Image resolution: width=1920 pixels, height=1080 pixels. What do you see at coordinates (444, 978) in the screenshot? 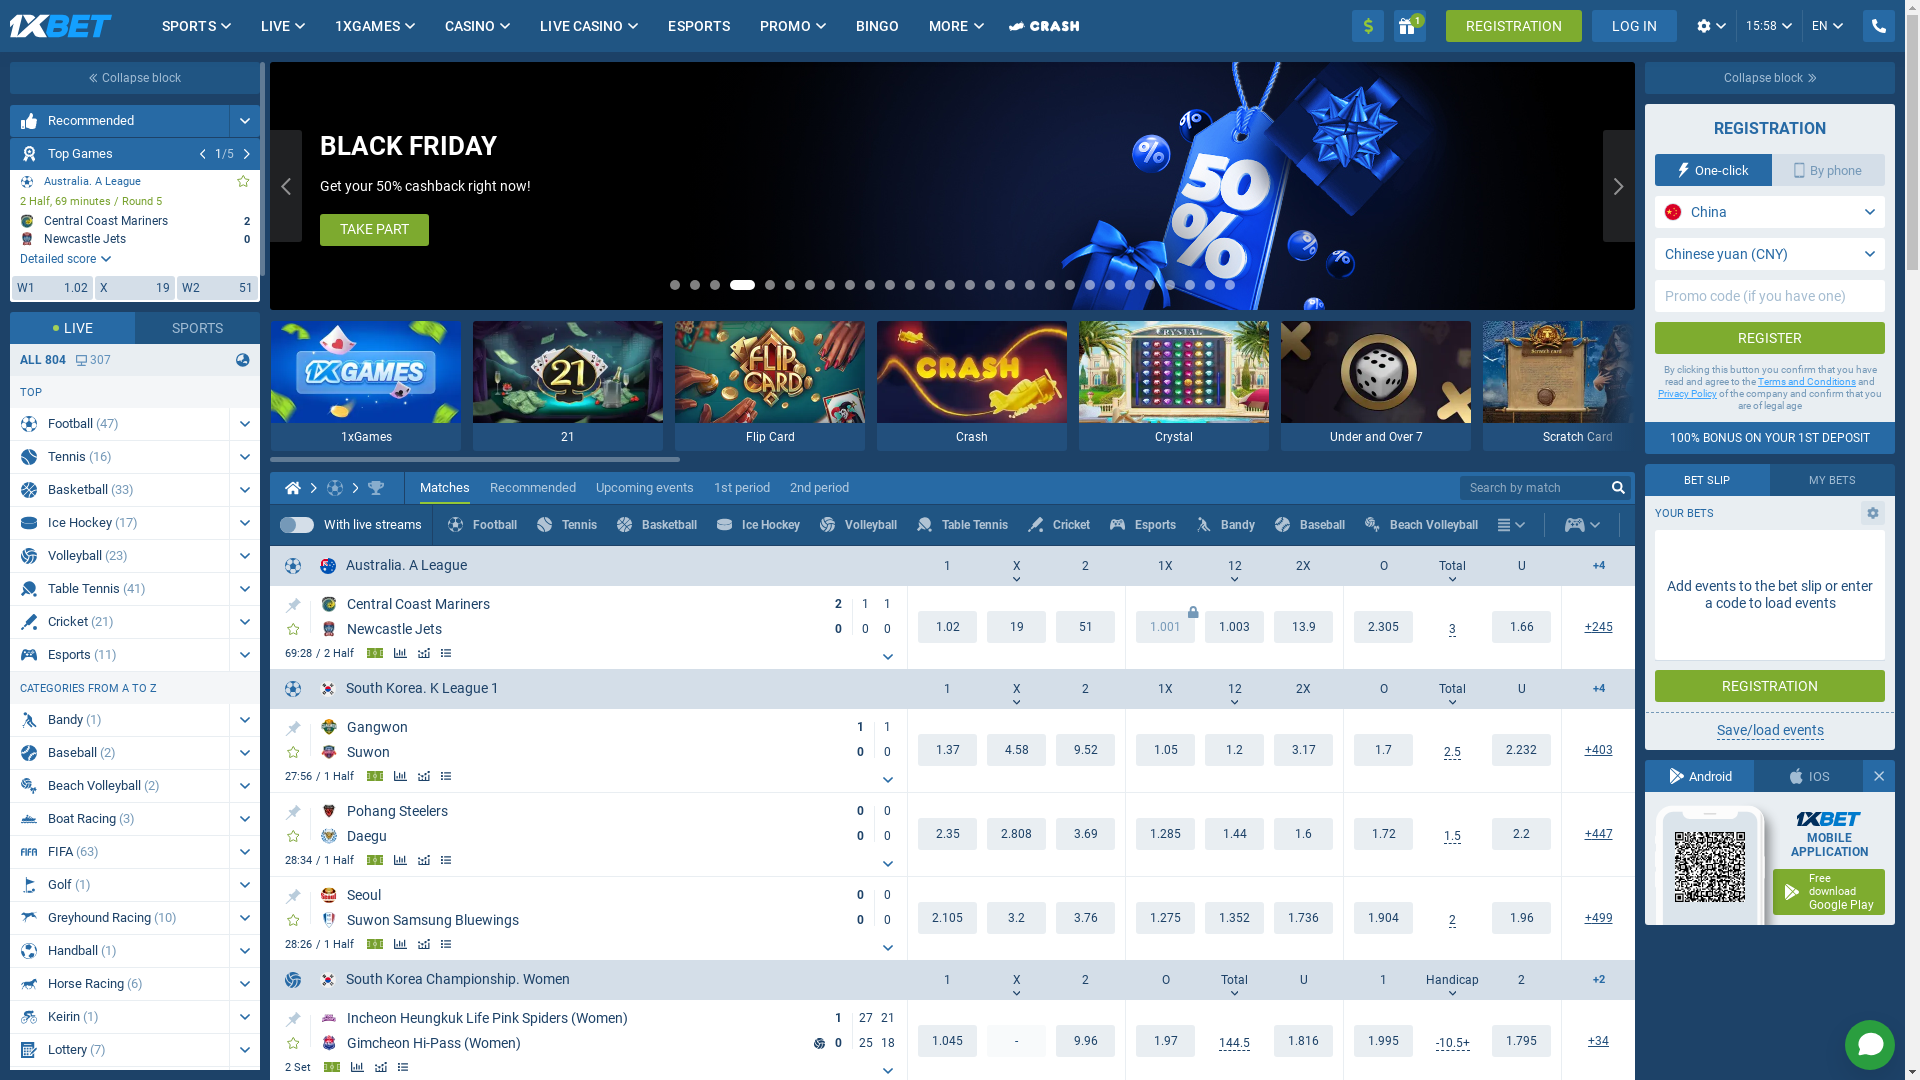
I see `'South Korea Championship. Women'` at bounding box center [444, 978].